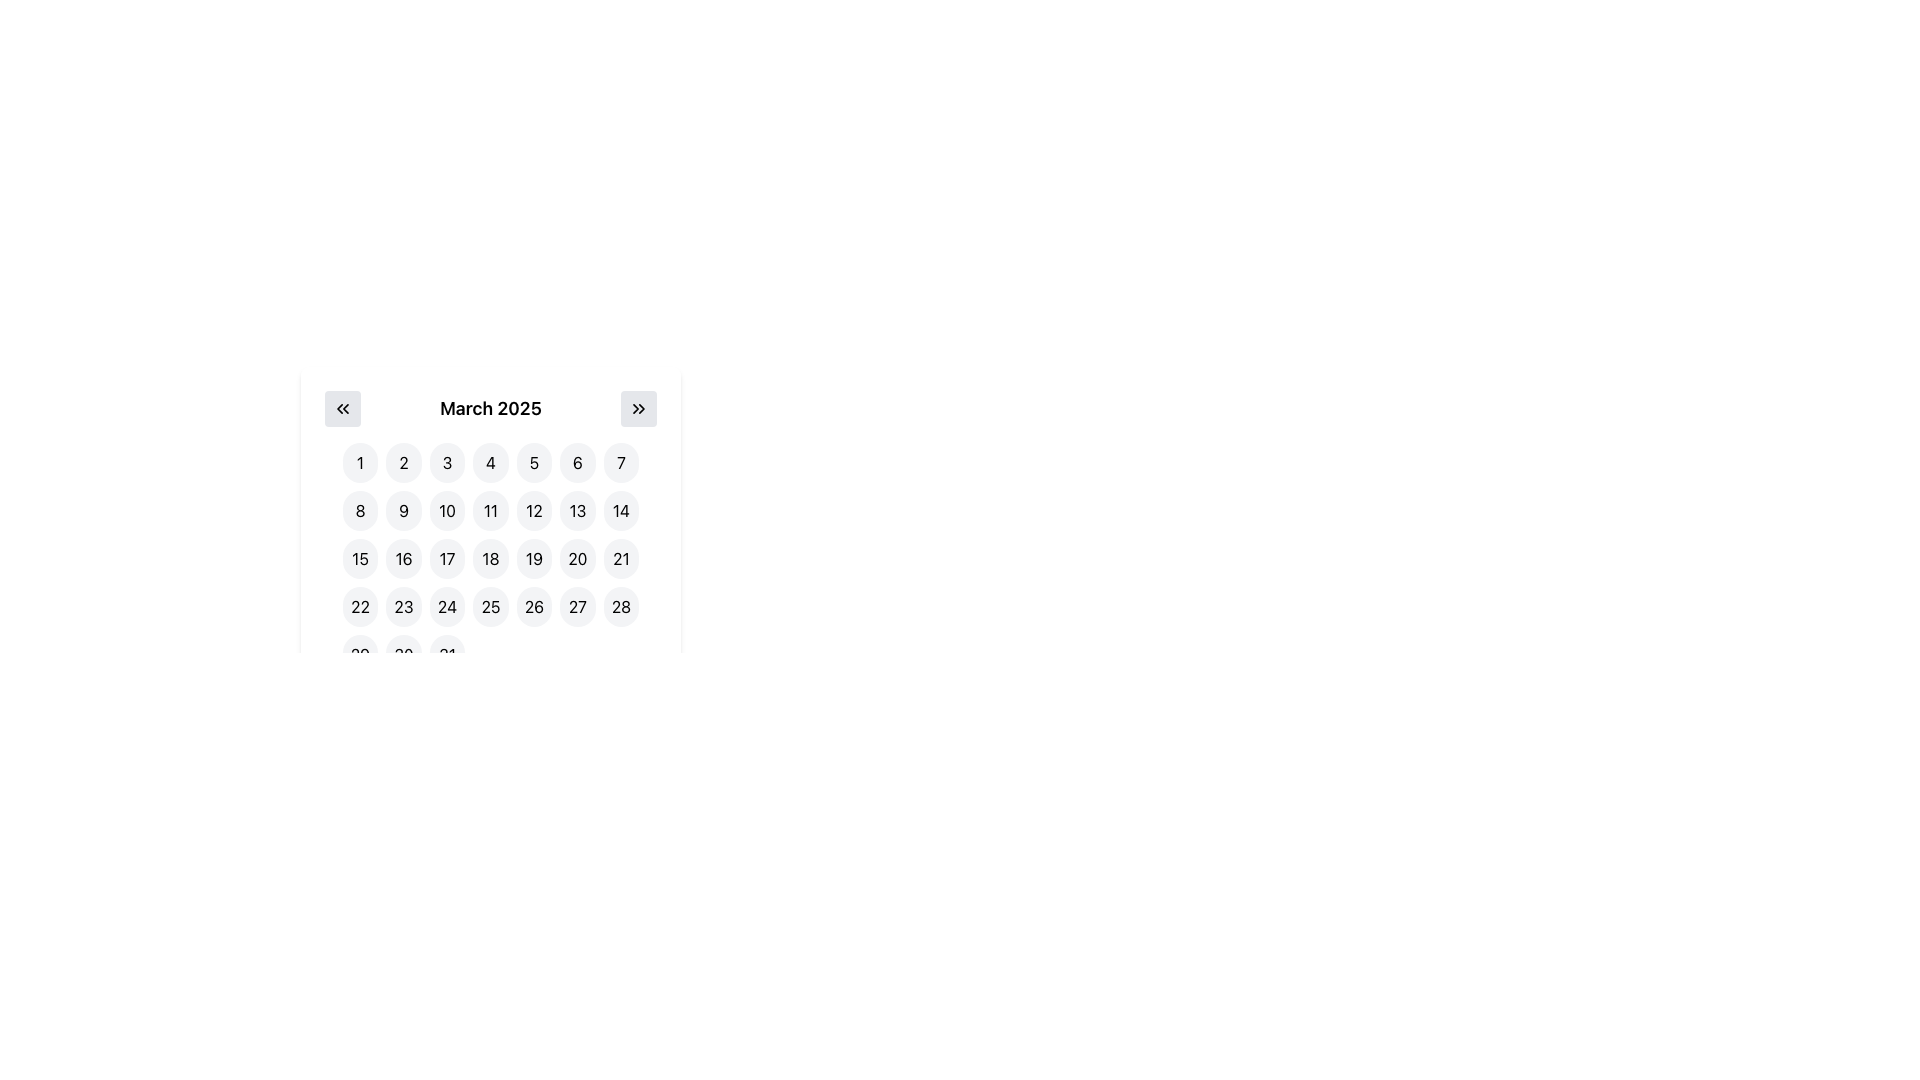 The image size is (1920, 1080). What do you see at coordinates (446, 605) in the screenshot?
I see `the button representing the date '24' on the calendar` at bounding box center [446, 605].